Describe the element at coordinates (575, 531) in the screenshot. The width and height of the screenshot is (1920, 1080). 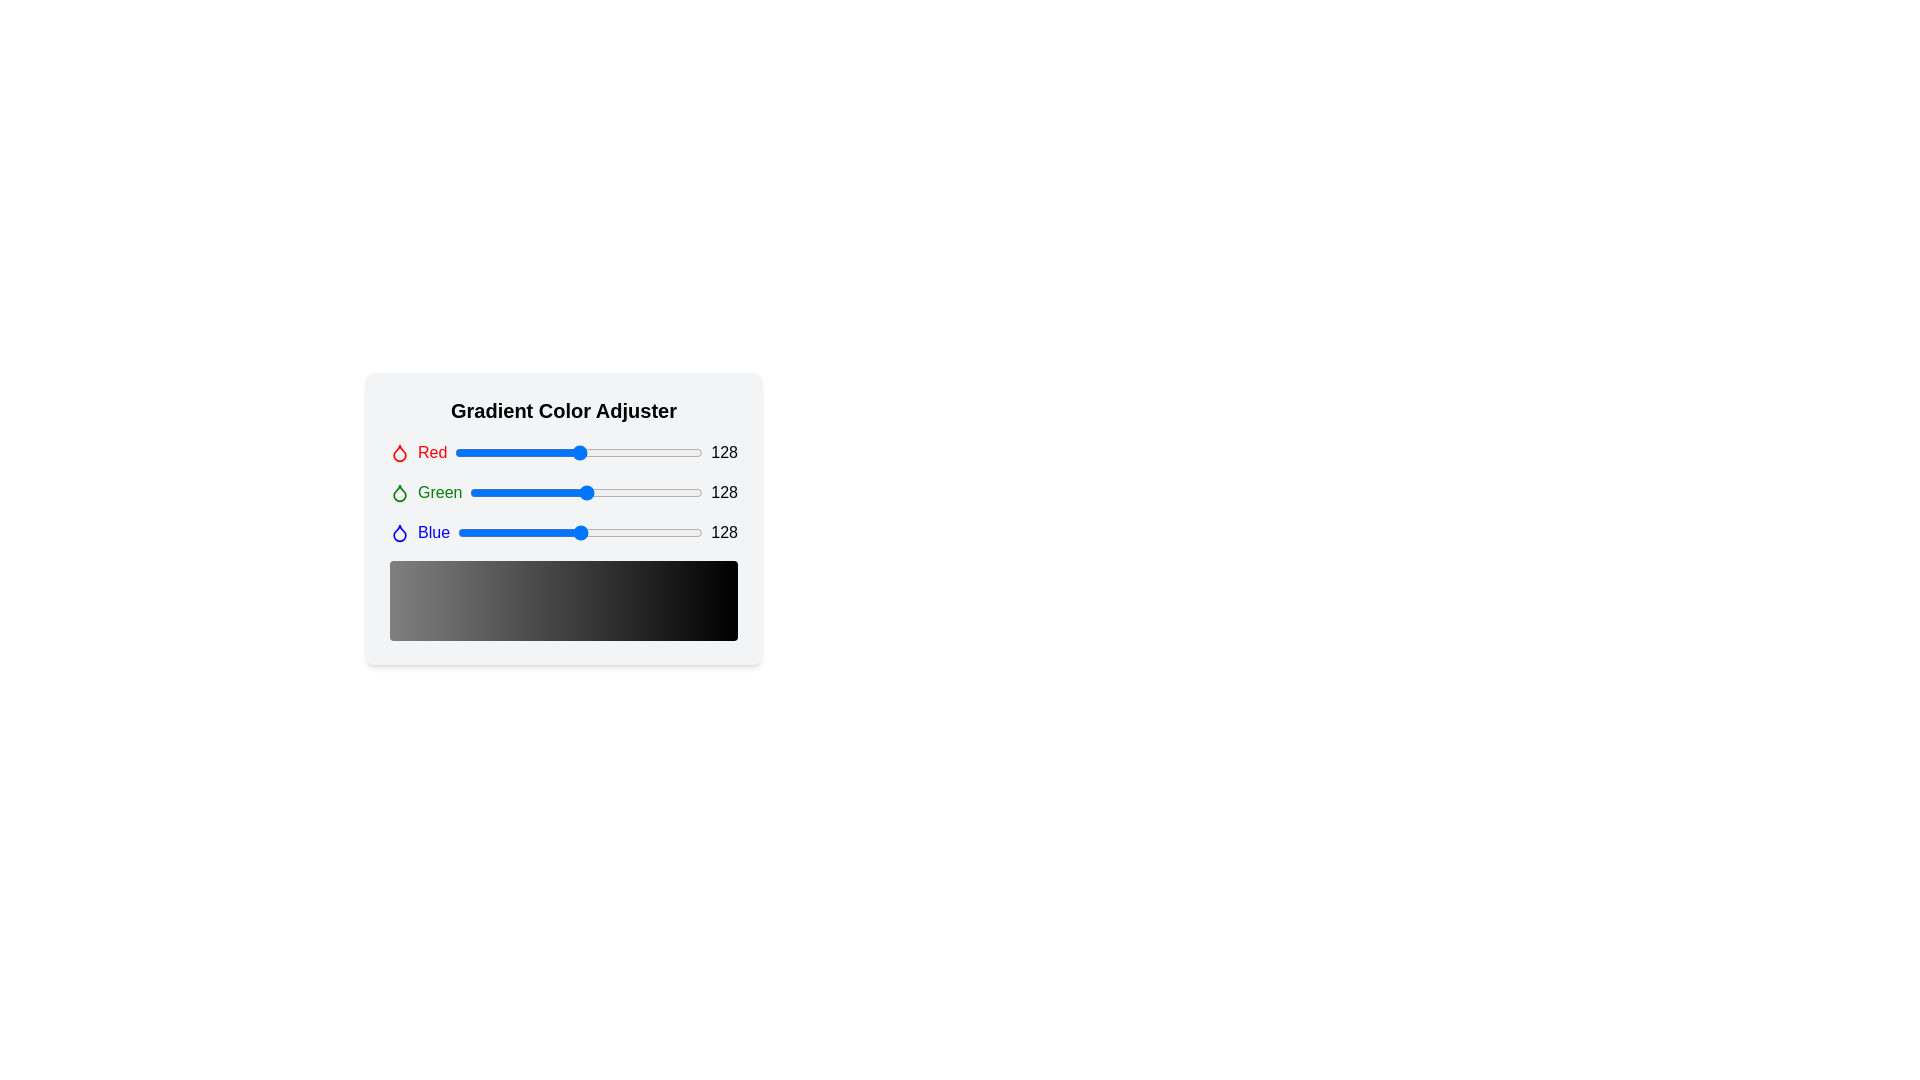
I see `the blue color slider to 123` at that location.